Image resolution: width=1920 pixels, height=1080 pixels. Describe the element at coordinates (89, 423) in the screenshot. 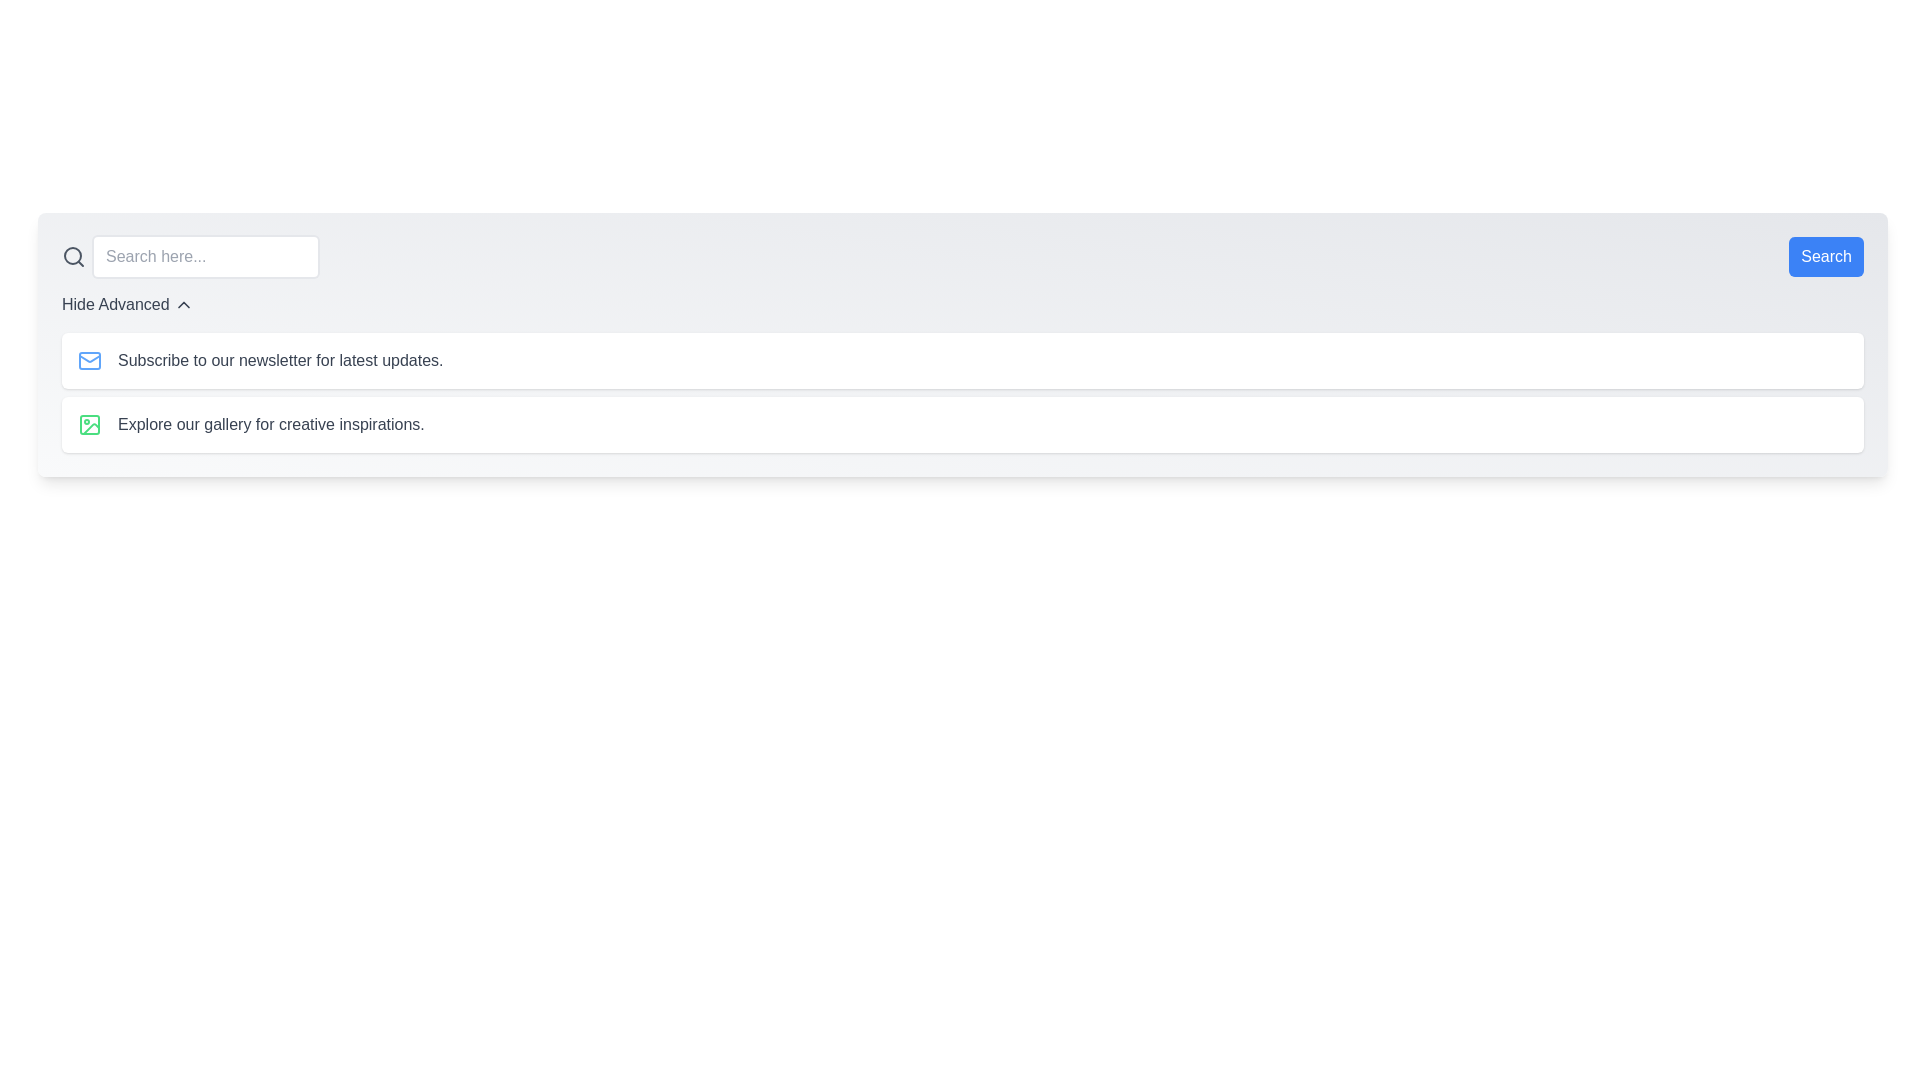

I see `the decorative graphical icon component (rectangle) located in the middle-left part of the second row's icon in the SVG` at that location.